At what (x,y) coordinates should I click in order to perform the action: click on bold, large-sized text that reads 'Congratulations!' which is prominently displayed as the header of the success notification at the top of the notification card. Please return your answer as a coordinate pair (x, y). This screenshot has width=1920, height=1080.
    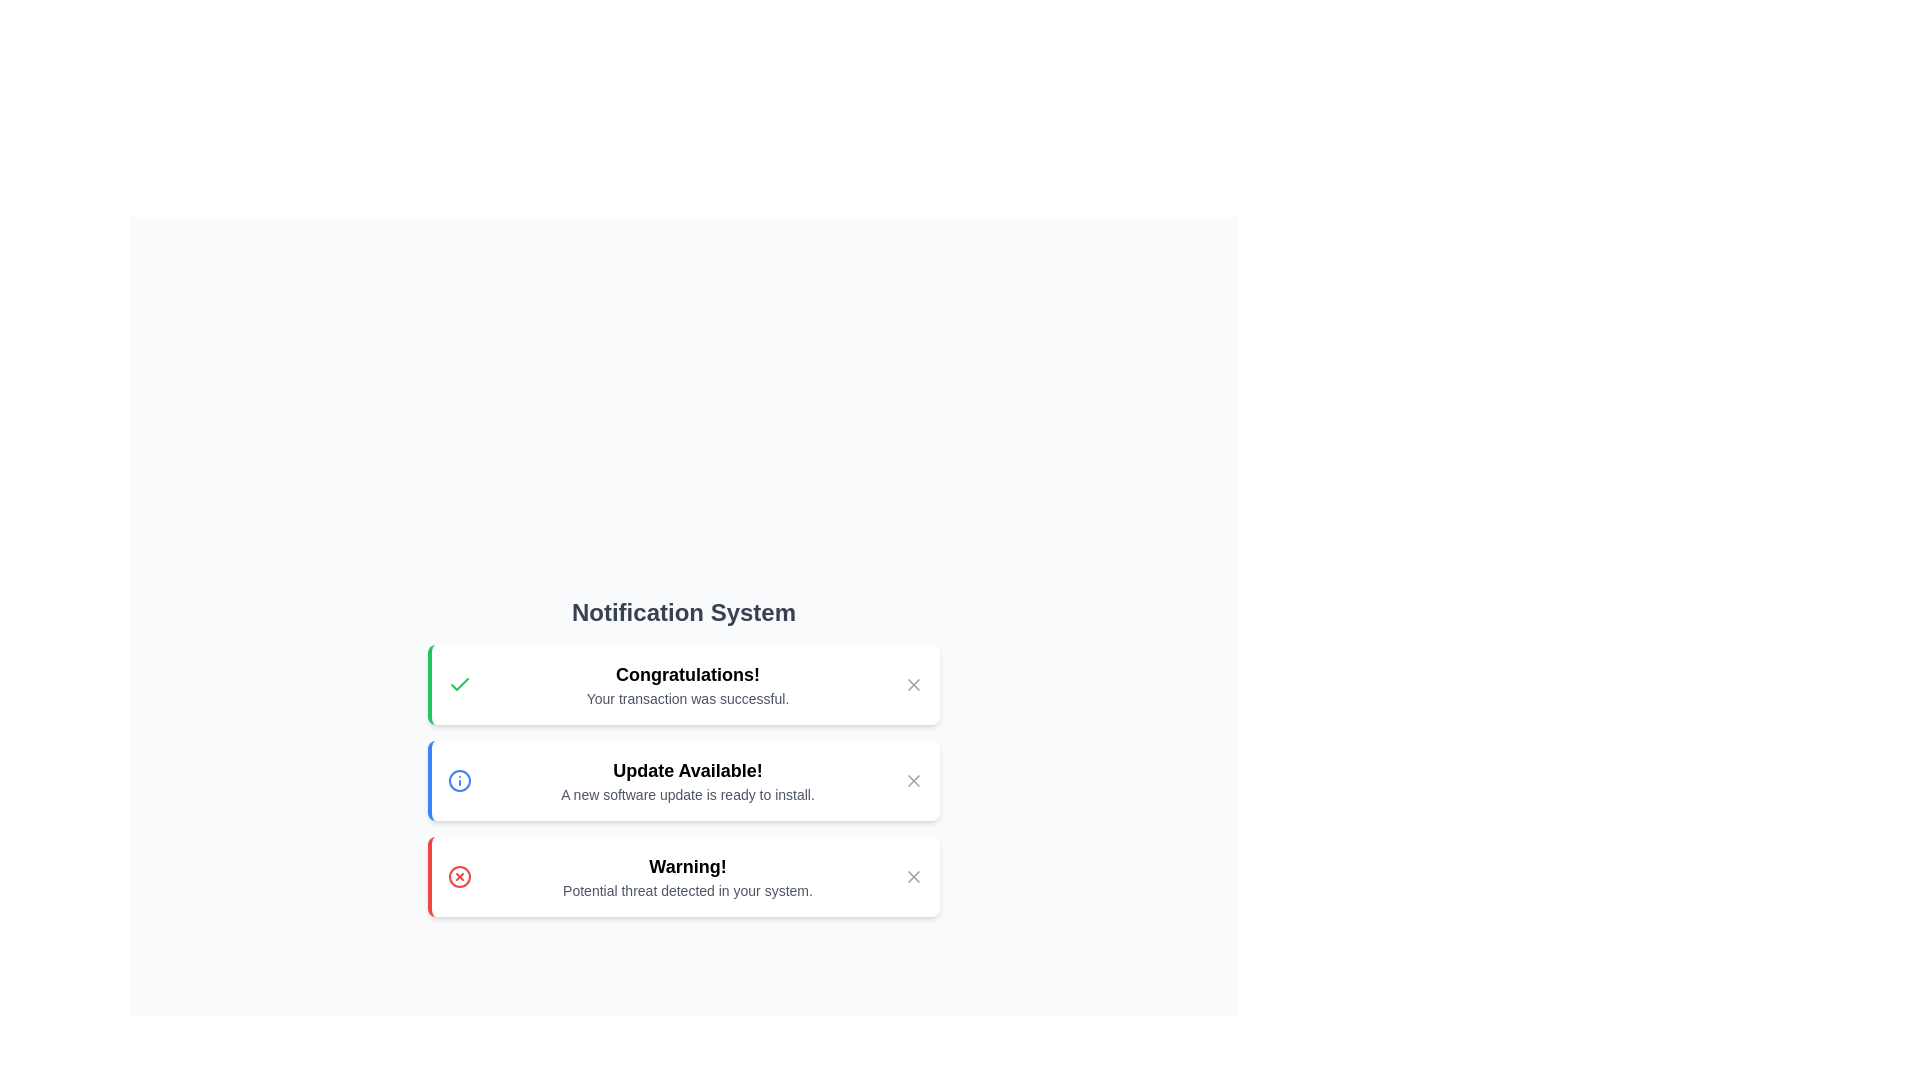
    Looking at the image, I should click on (687, 675).